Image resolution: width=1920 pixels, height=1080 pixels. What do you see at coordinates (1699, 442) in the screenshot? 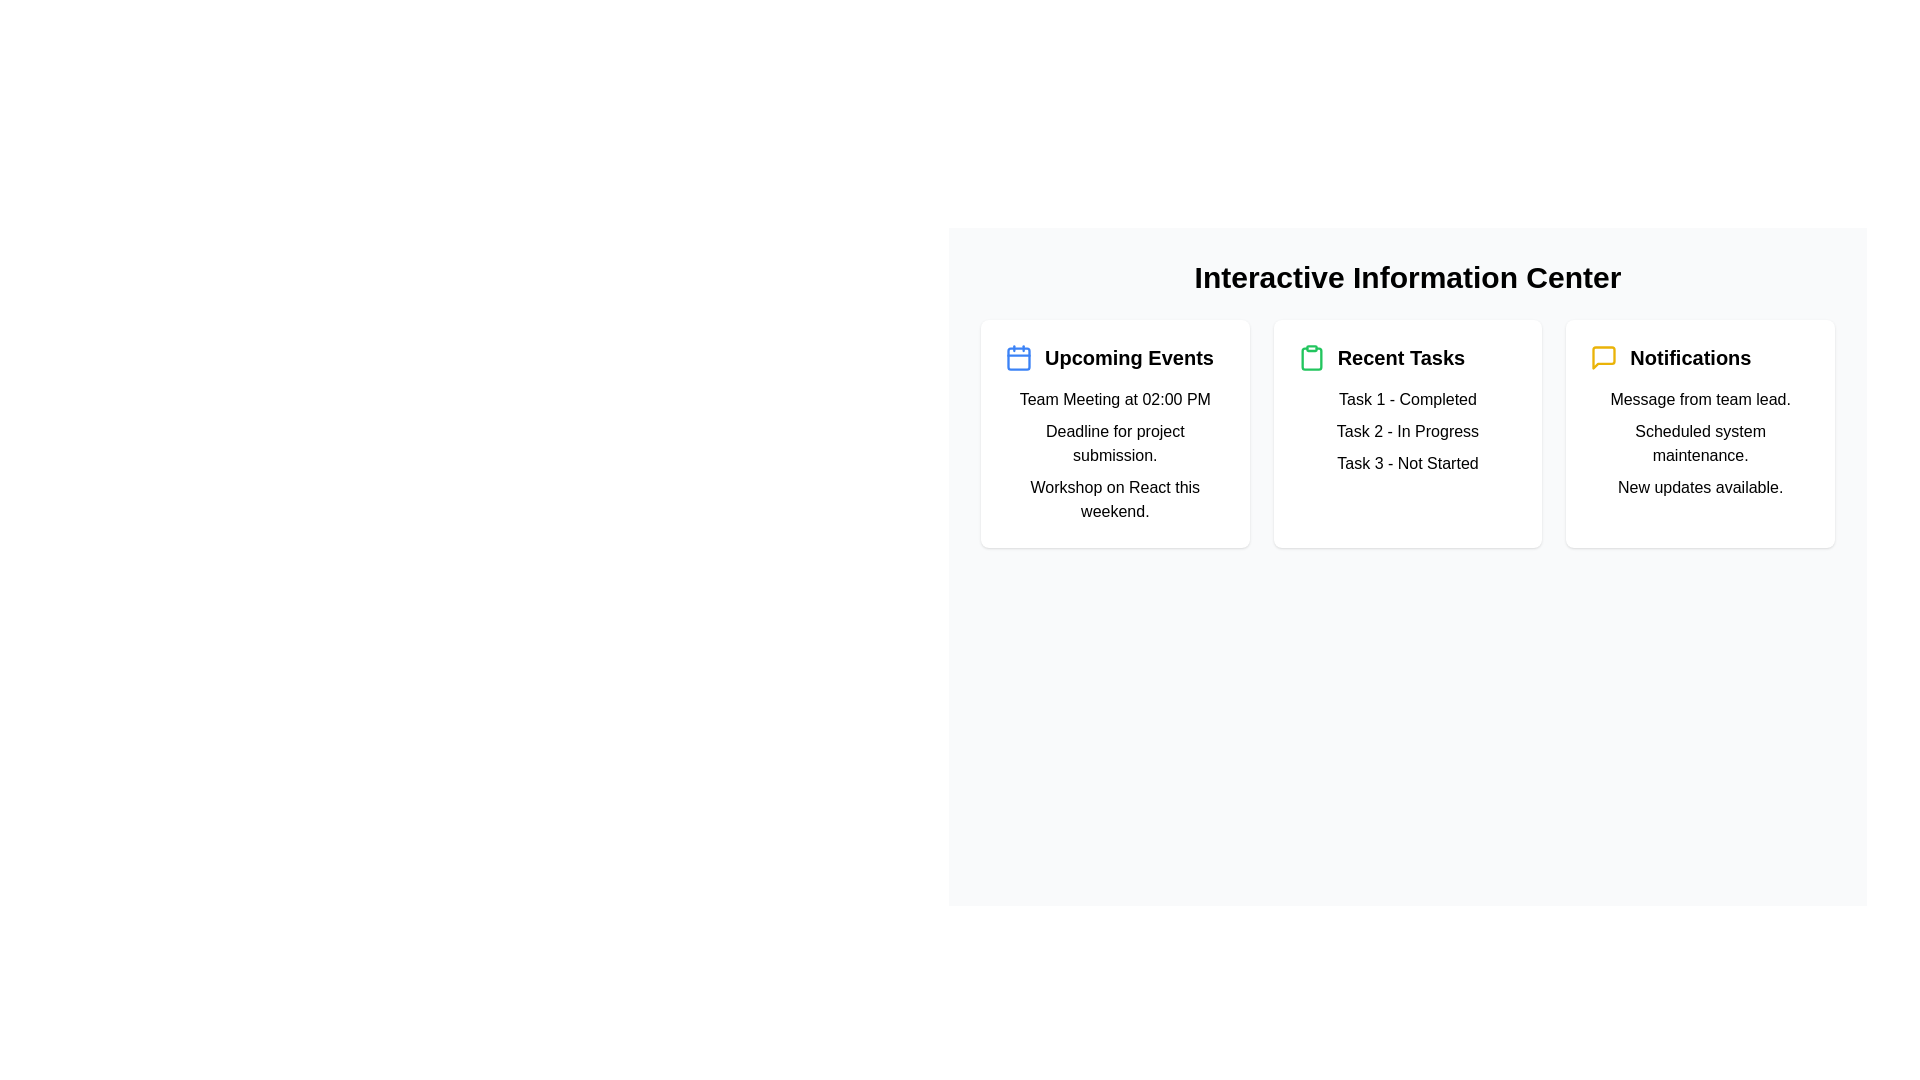
I see `the informational text label about scheduled system maintenance, which is the second entry in the list of notifications located between 'Message from team lead.' and 'New updates available.'` at bounding box center [1699, 442].